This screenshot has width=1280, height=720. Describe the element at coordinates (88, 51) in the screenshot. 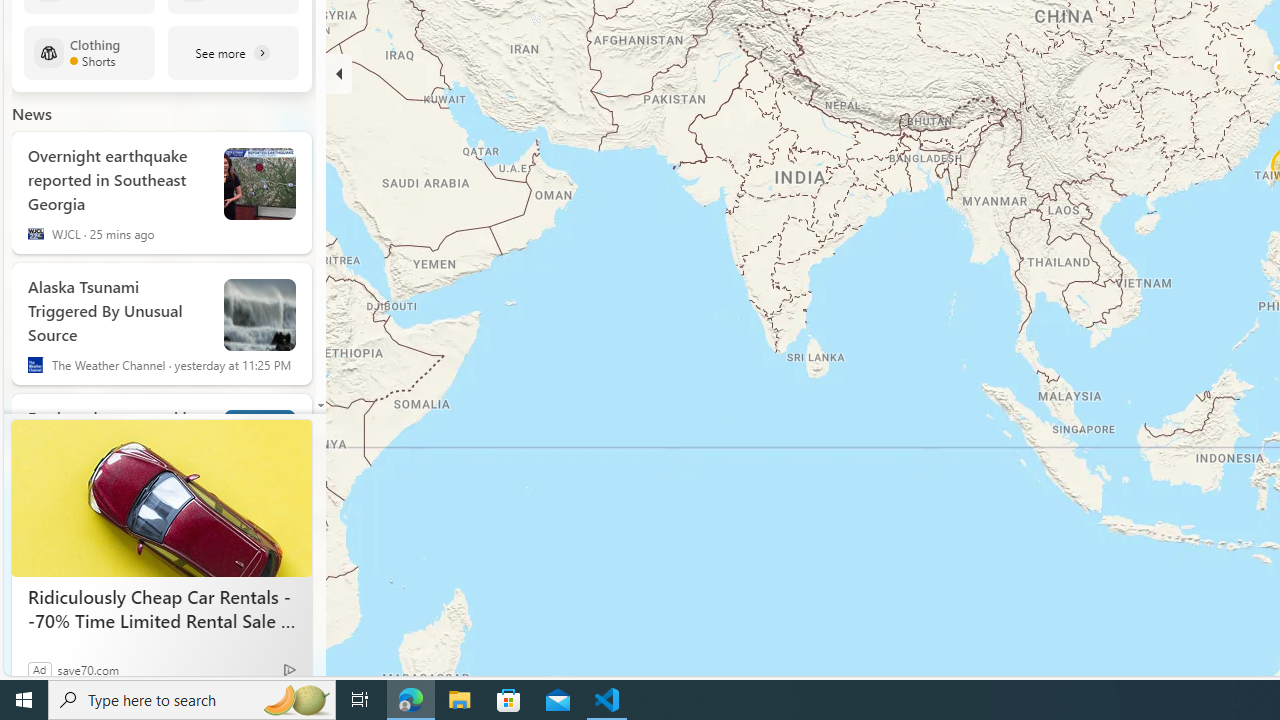

I see `'Clothing Shorts'` at that location.